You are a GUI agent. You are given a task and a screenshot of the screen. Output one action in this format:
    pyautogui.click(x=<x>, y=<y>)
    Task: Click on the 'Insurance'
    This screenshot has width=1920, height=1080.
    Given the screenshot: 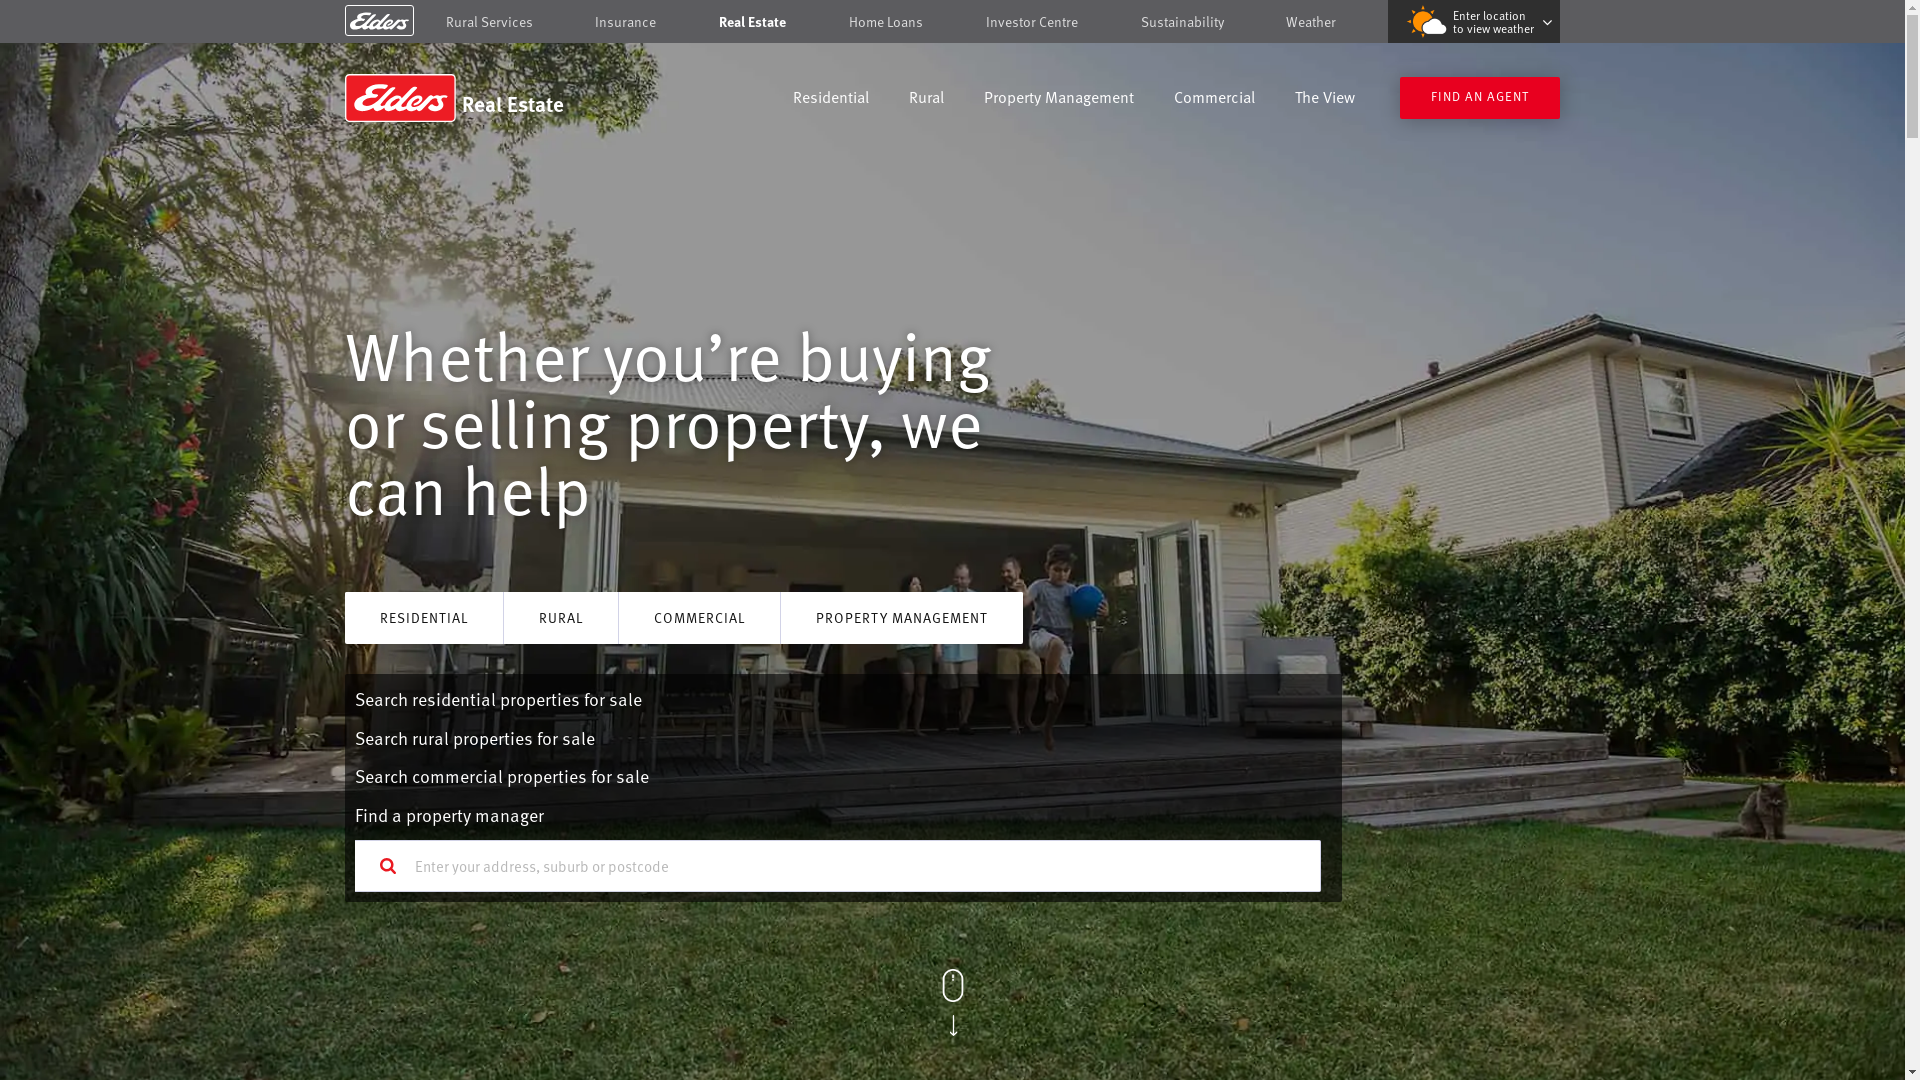 What is the action you would take?
    pyautogui.click(x=624, y=21)
    